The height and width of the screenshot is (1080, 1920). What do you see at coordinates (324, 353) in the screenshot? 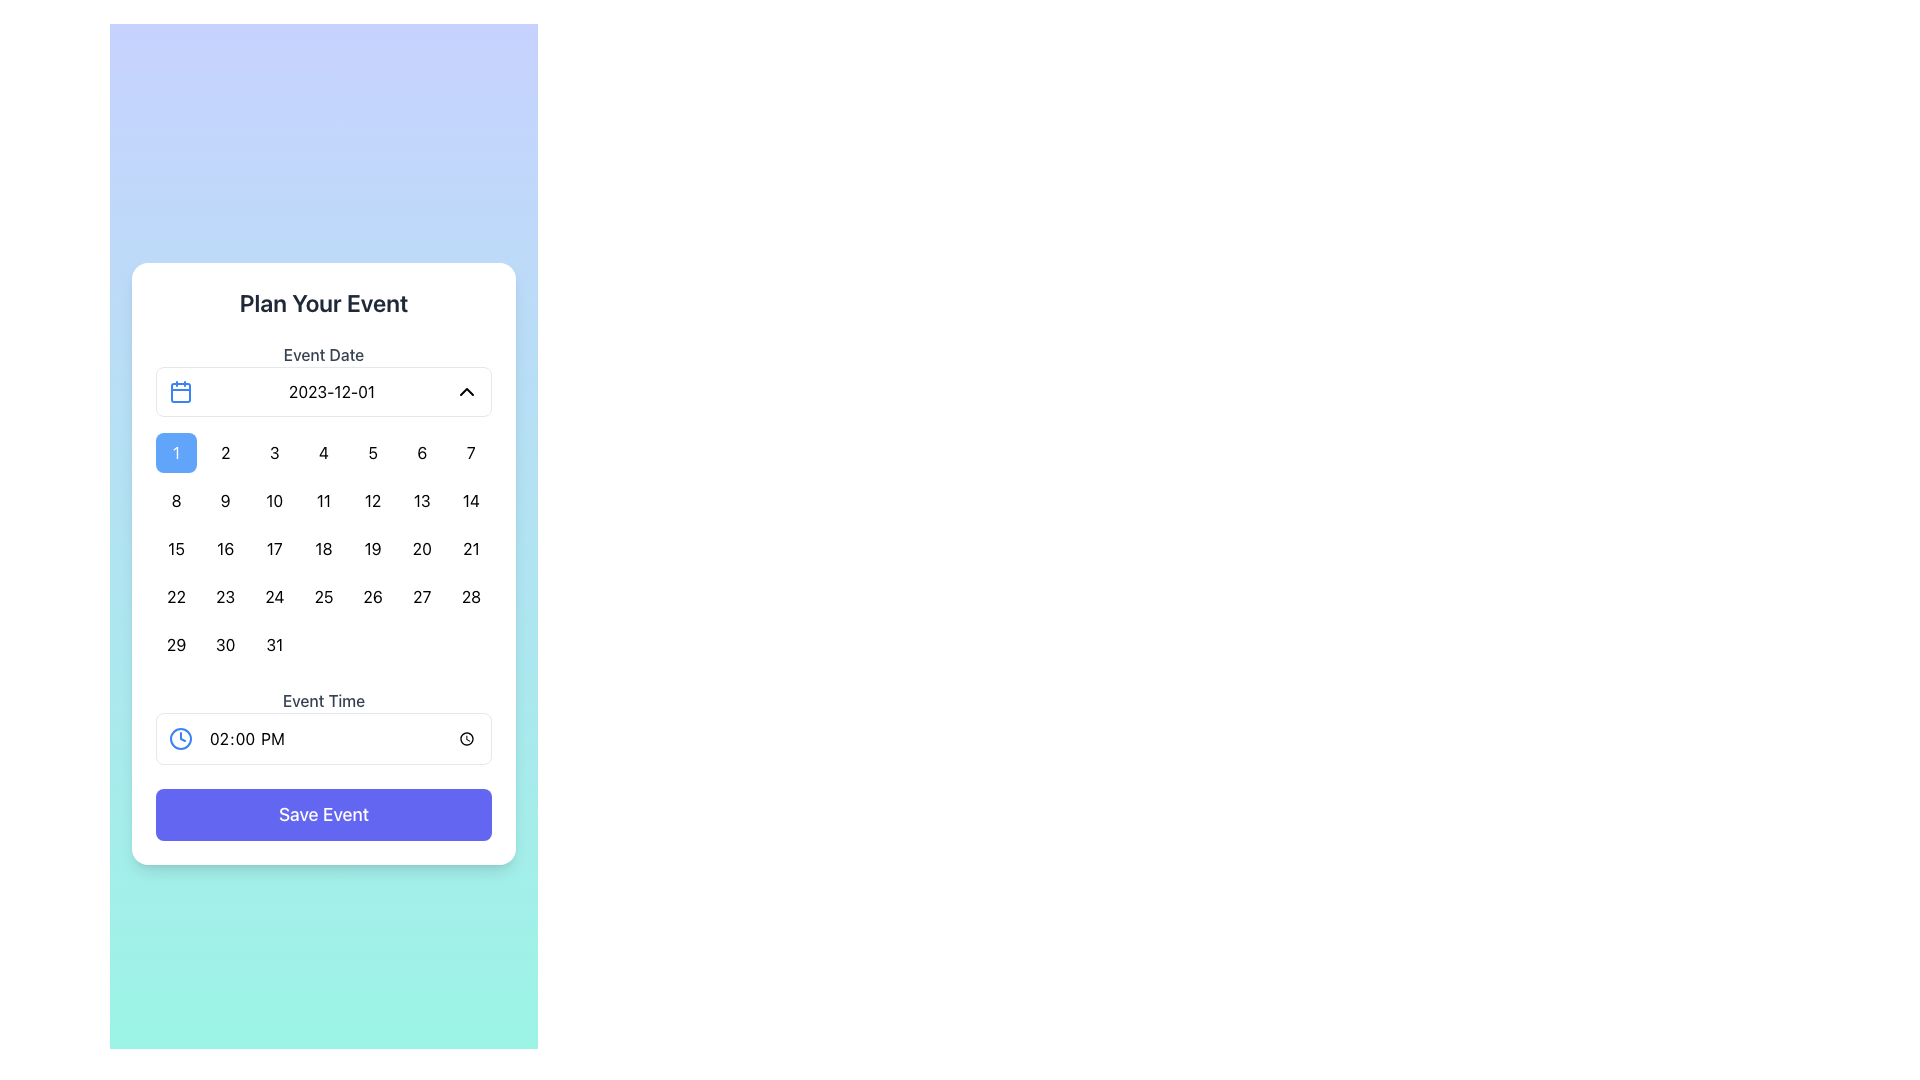
I see `the 'Event Date' label, which is a medium-sized gray text located at the top of the date selection section, above the calendar icon and date field` at bounding box center [324, 353].